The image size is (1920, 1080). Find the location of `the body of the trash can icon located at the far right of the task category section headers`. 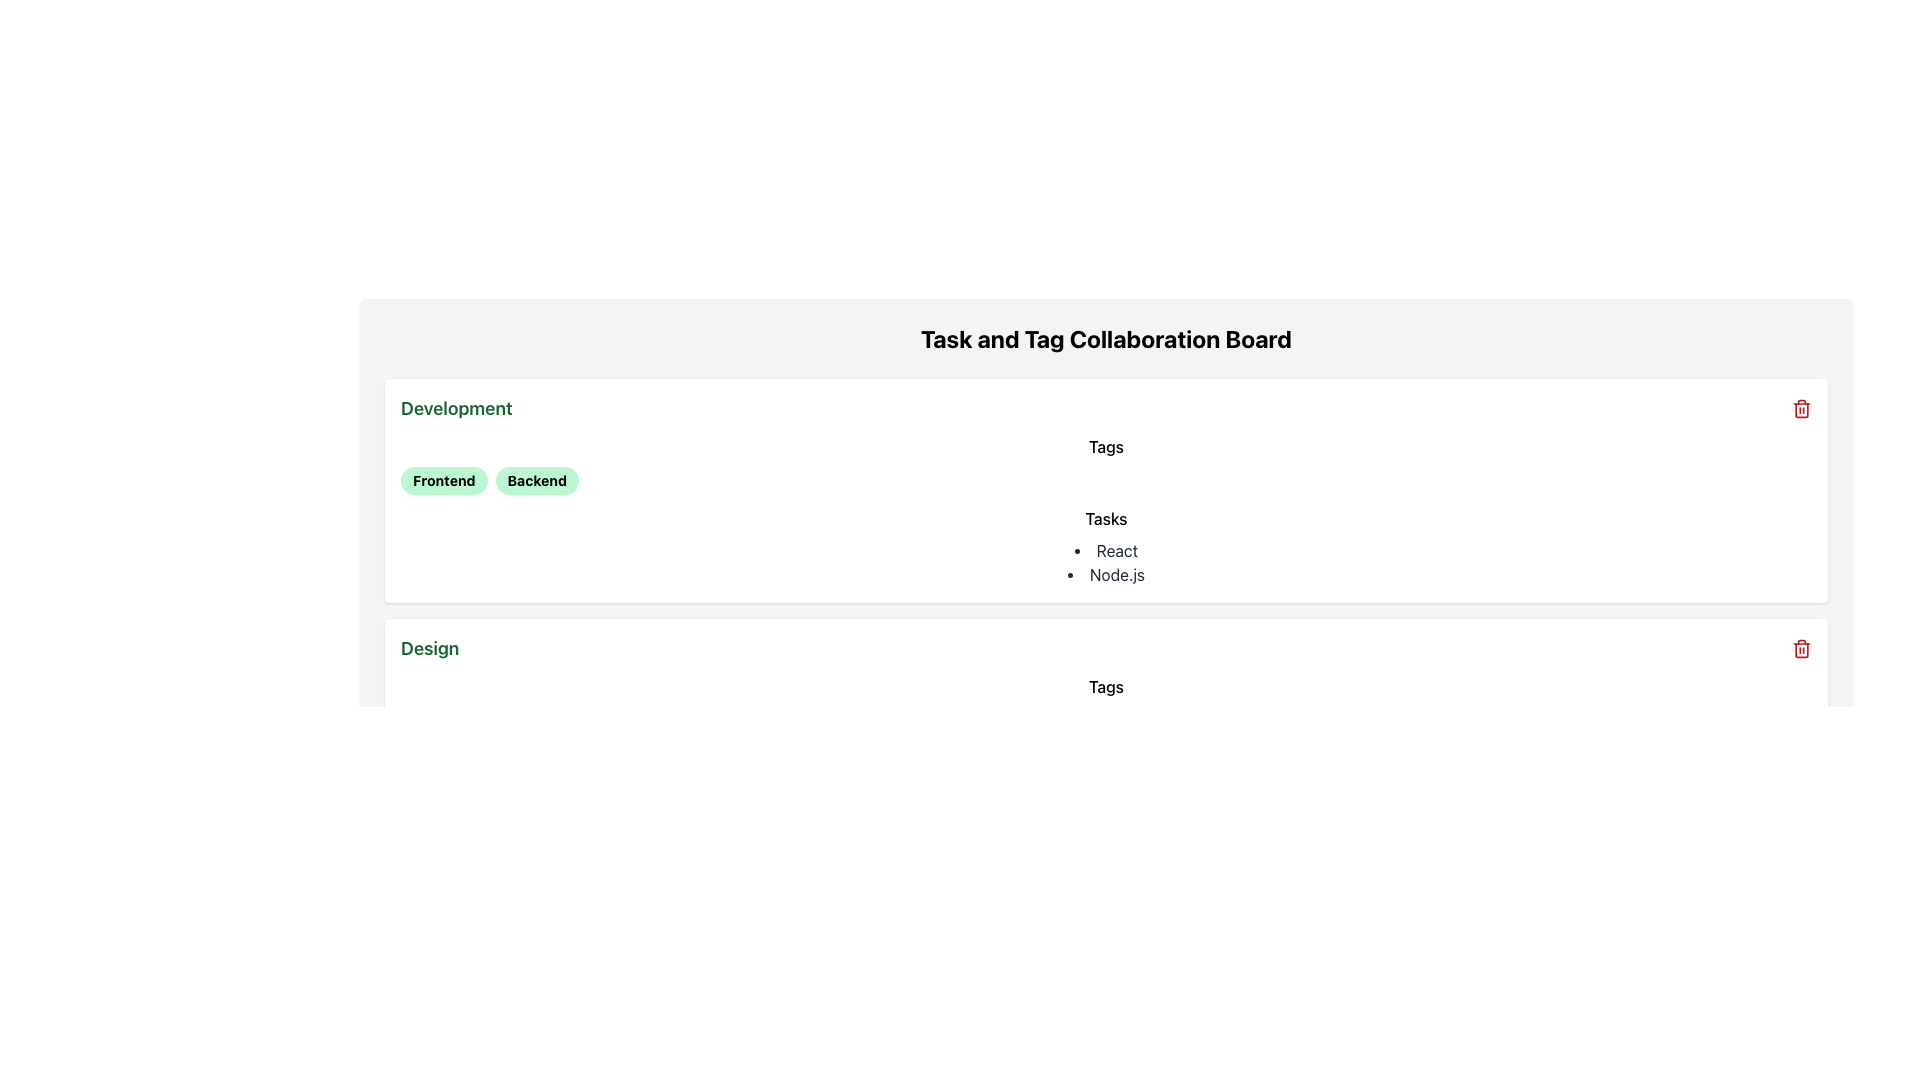

the body of the trash can icon located at the far right of the task category section headers is located at coordinates (1801, 408).